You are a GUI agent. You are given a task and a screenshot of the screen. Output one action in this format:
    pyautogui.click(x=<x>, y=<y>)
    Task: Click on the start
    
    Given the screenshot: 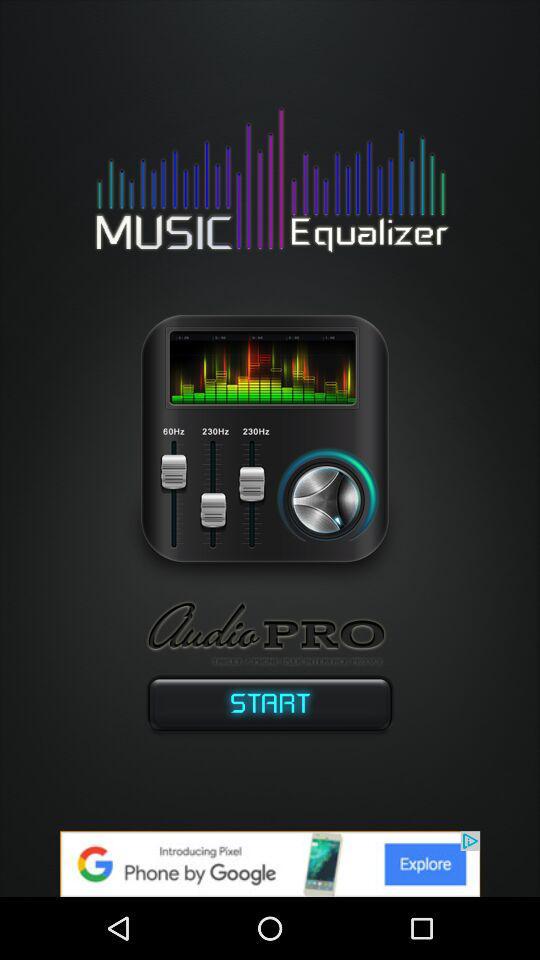 What is the action you would take?
    pyautogui.click(x=270, y=707)
    